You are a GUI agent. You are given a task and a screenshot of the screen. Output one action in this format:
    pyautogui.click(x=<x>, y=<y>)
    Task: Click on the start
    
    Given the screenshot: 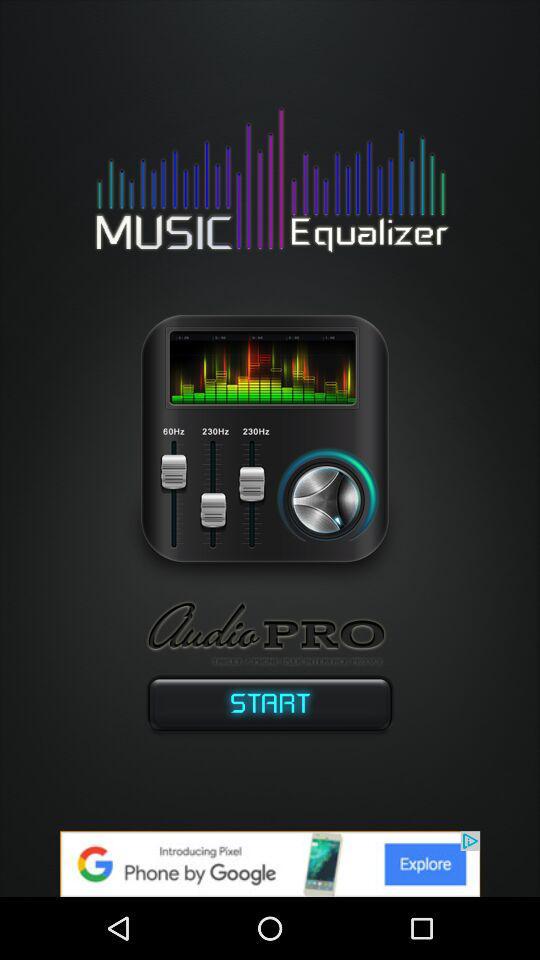 What is the action you would take?
    pyautogui.click(x=270, y=707)
    